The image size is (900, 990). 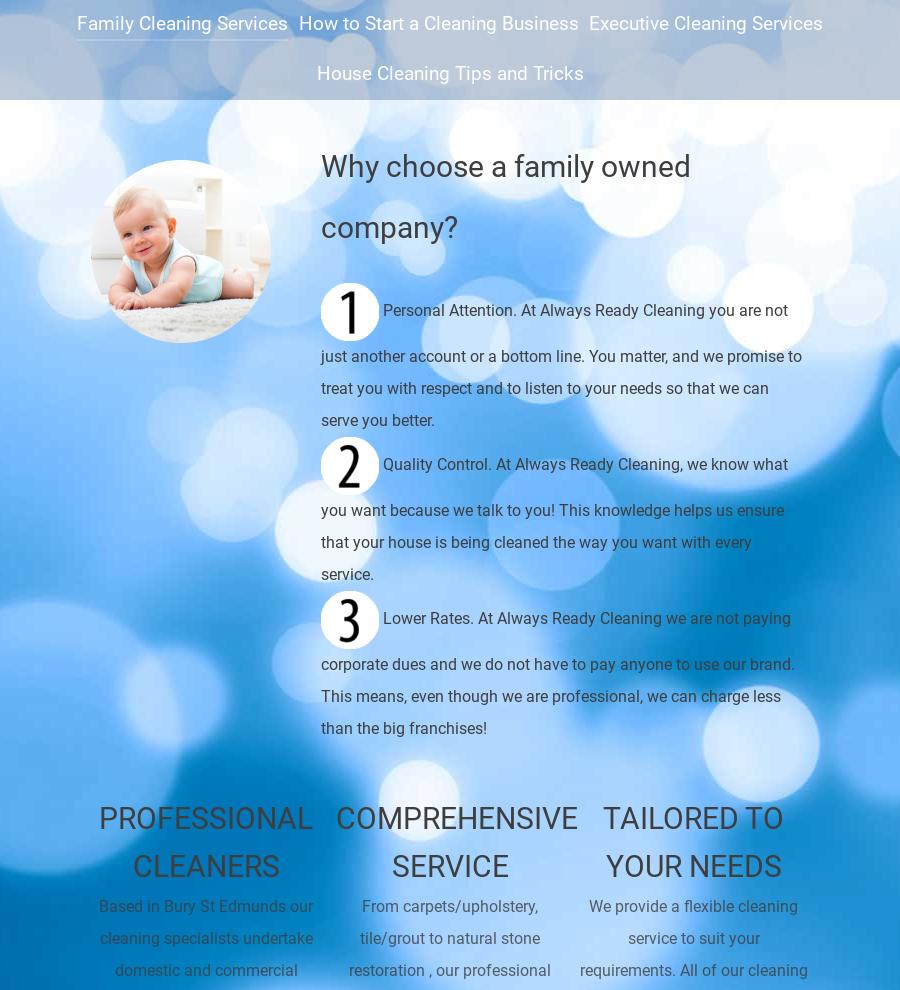 I want to click on 'Personal Attention.  At Always Ready Cleaning you are not just another account or a bottom line.  You matter, and we promise to treat you with respect and to listen to your needs so that we can serve you better.', so click(x=560, y=364).